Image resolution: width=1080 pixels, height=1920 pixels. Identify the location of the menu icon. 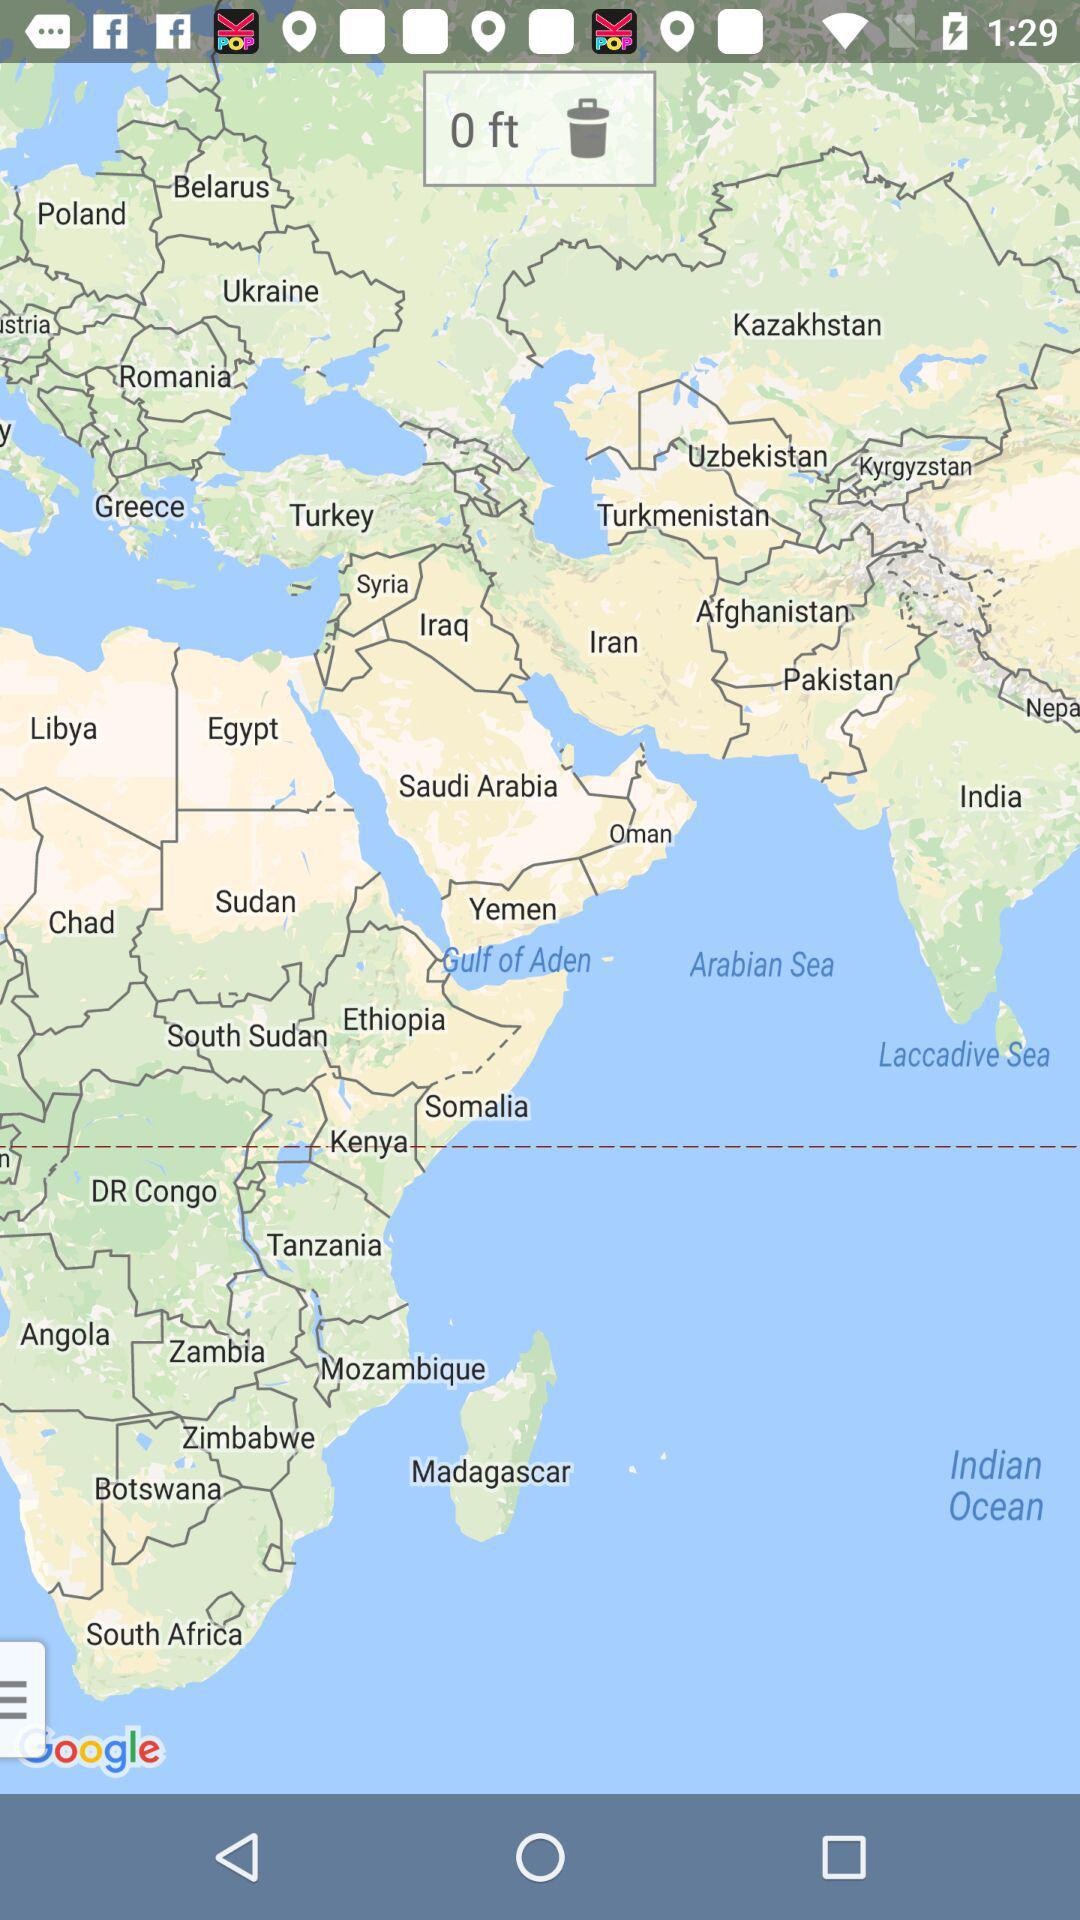
(27, 1762).